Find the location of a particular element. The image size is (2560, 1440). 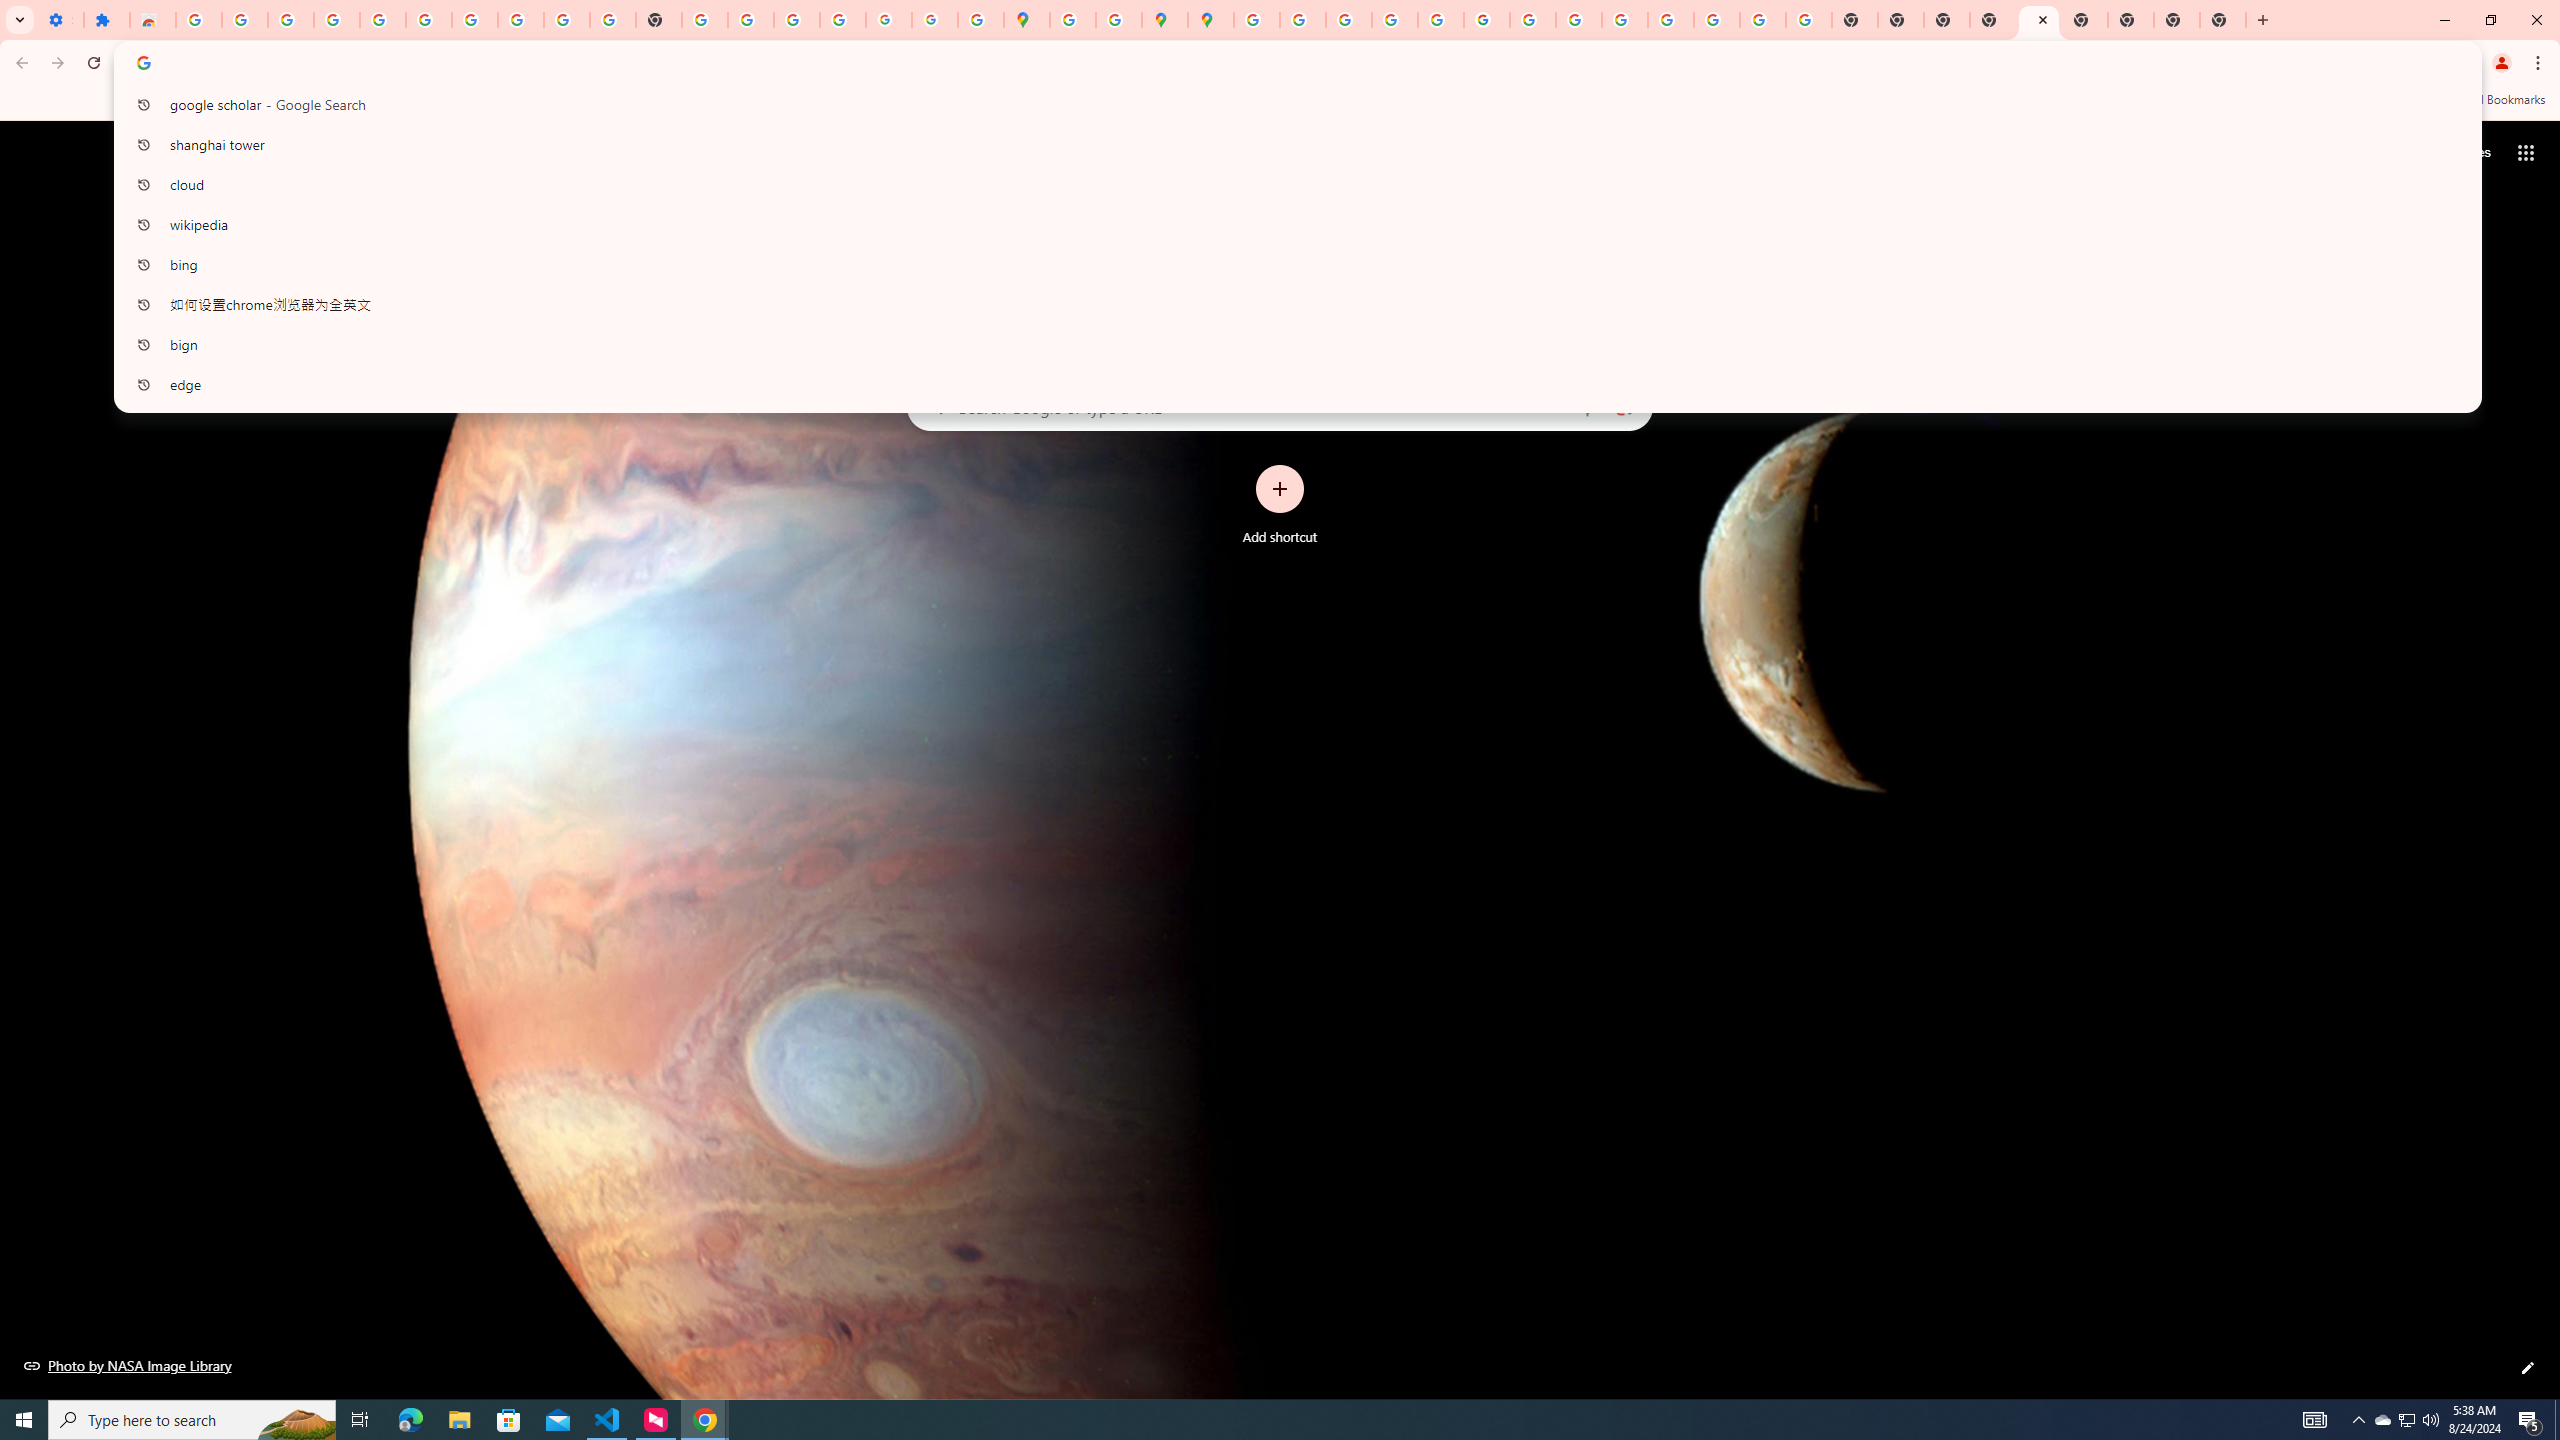

'Delete photos & videos - Computer - Google Photos Help' is located at coordinates (289, 19).